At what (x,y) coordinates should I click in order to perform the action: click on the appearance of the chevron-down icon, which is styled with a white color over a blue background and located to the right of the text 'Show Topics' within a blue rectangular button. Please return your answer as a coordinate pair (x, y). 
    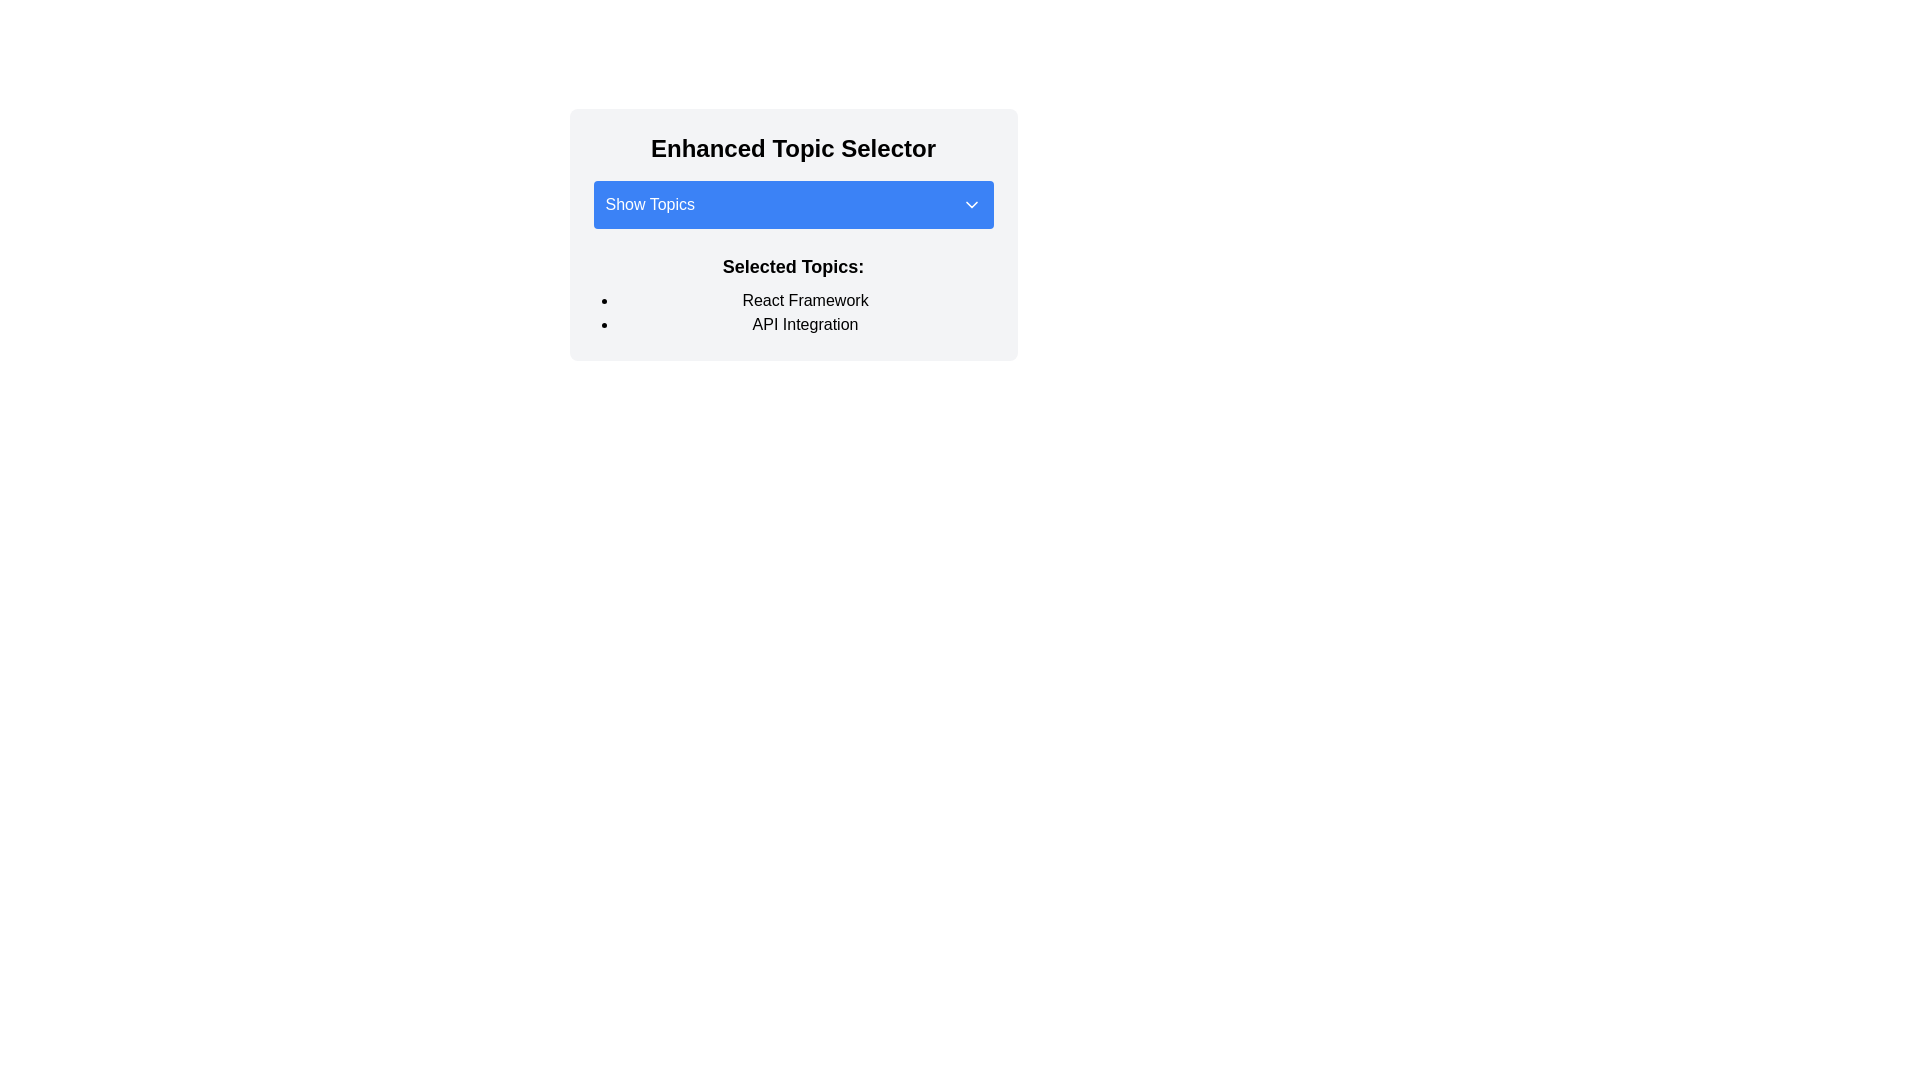
    Looking at the image, I should click on (971, 204).